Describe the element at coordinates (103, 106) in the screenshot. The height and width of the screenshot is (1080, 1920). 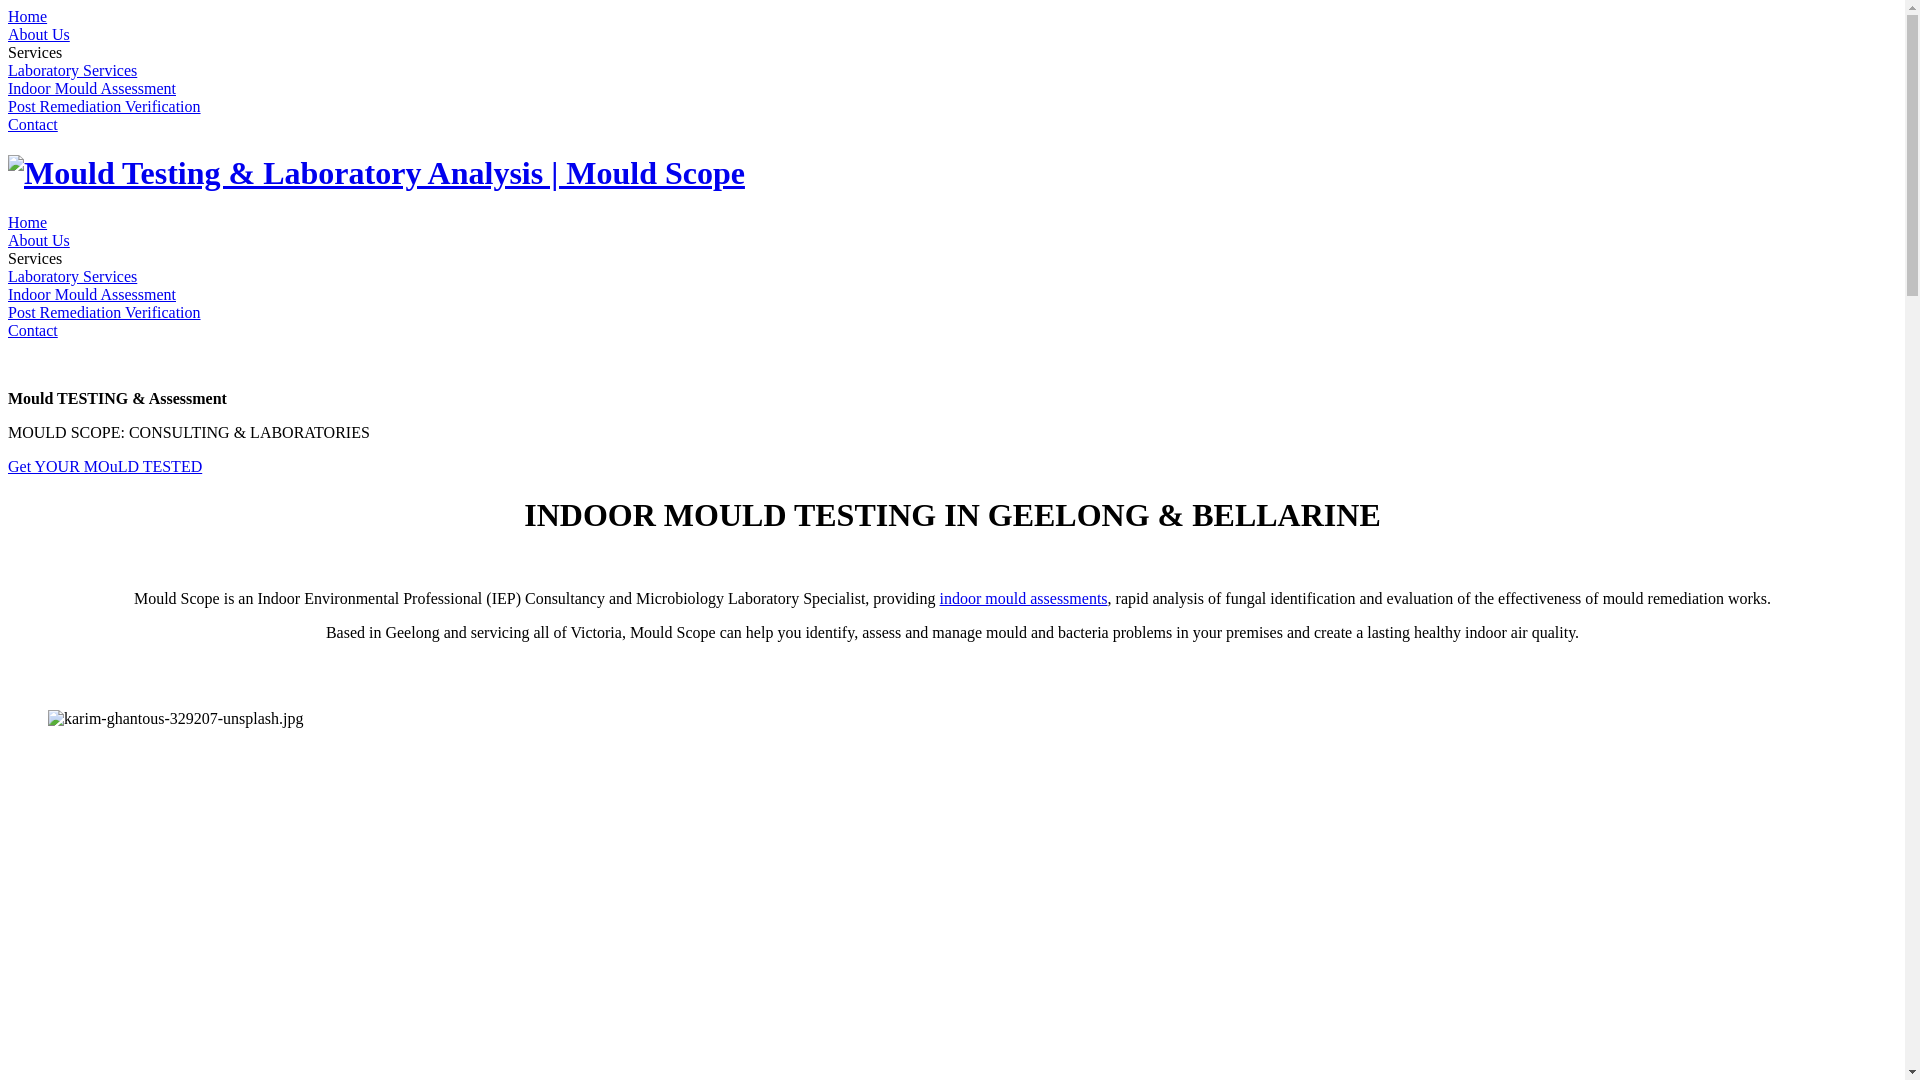
I see `'Post Remediation Verification'` at that location.